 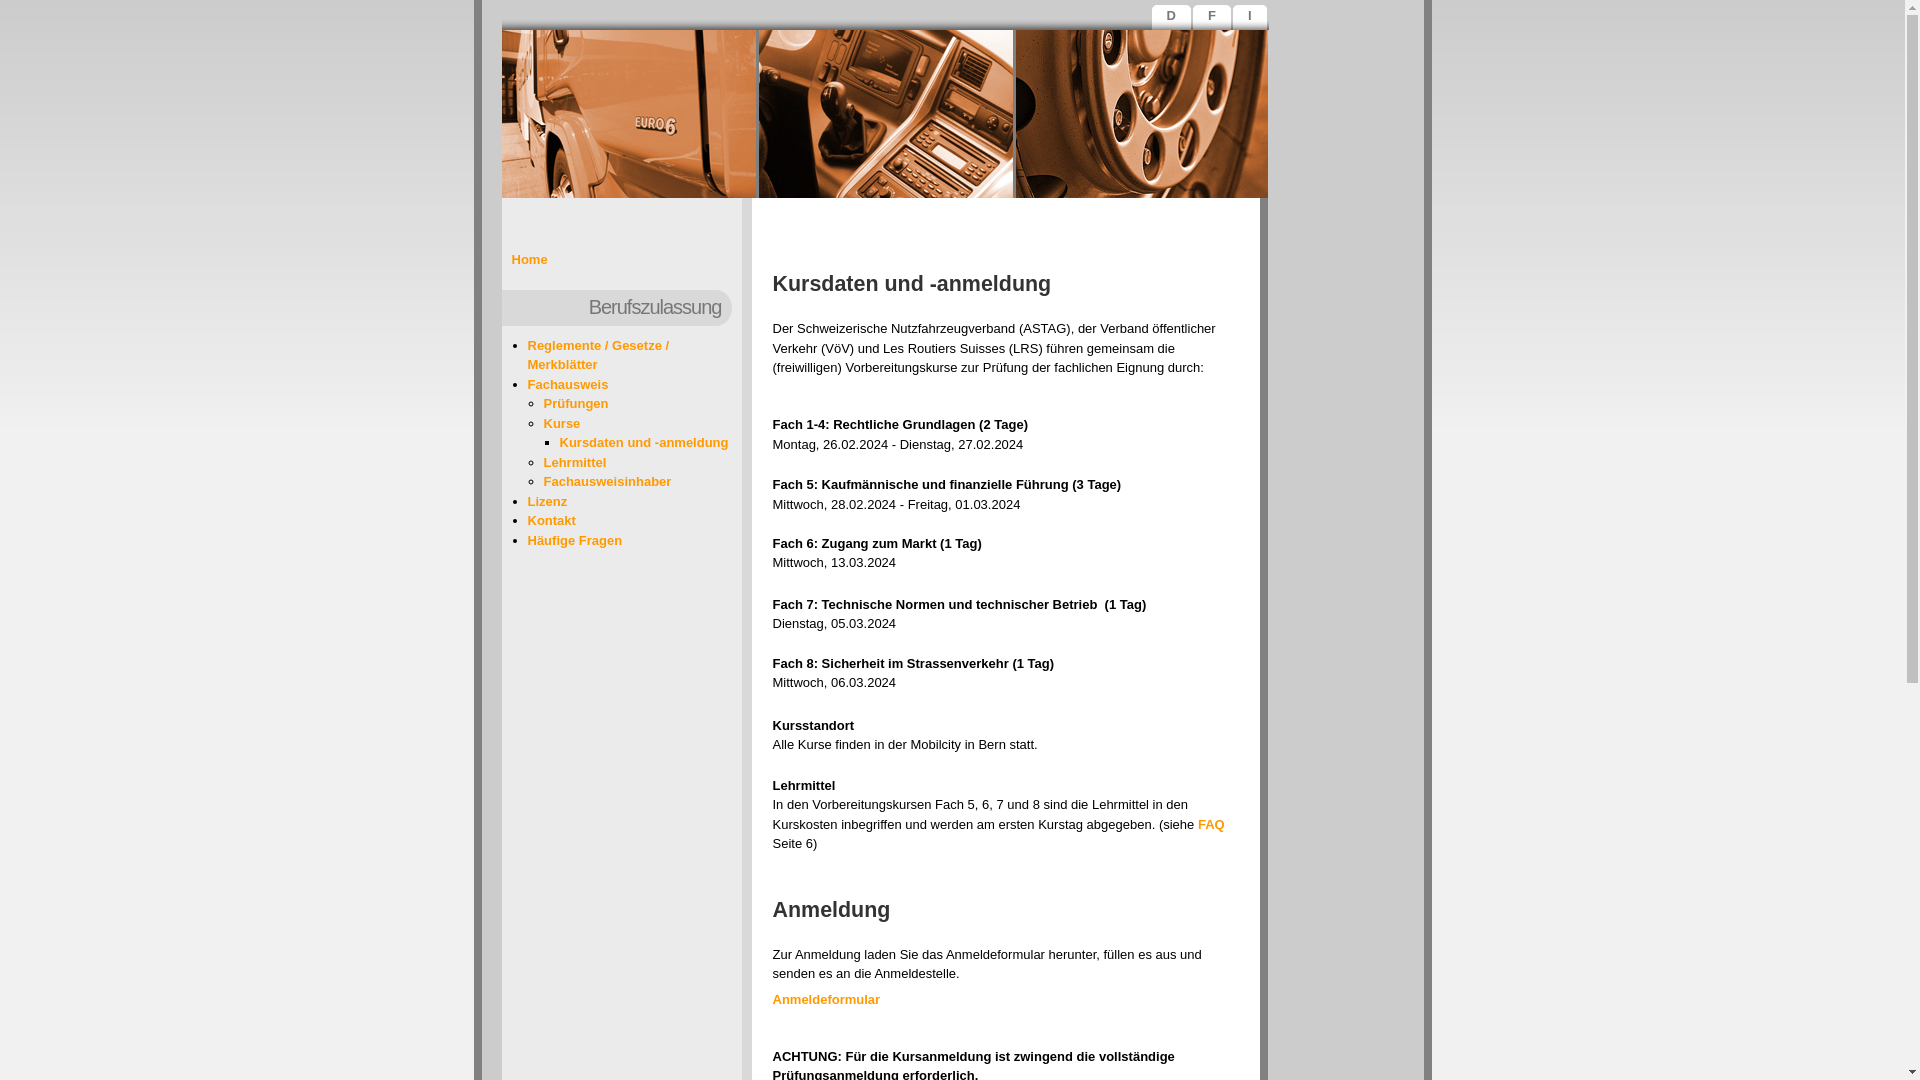 I want to click on 'Lehrmittel', so click(x=574, y=461).